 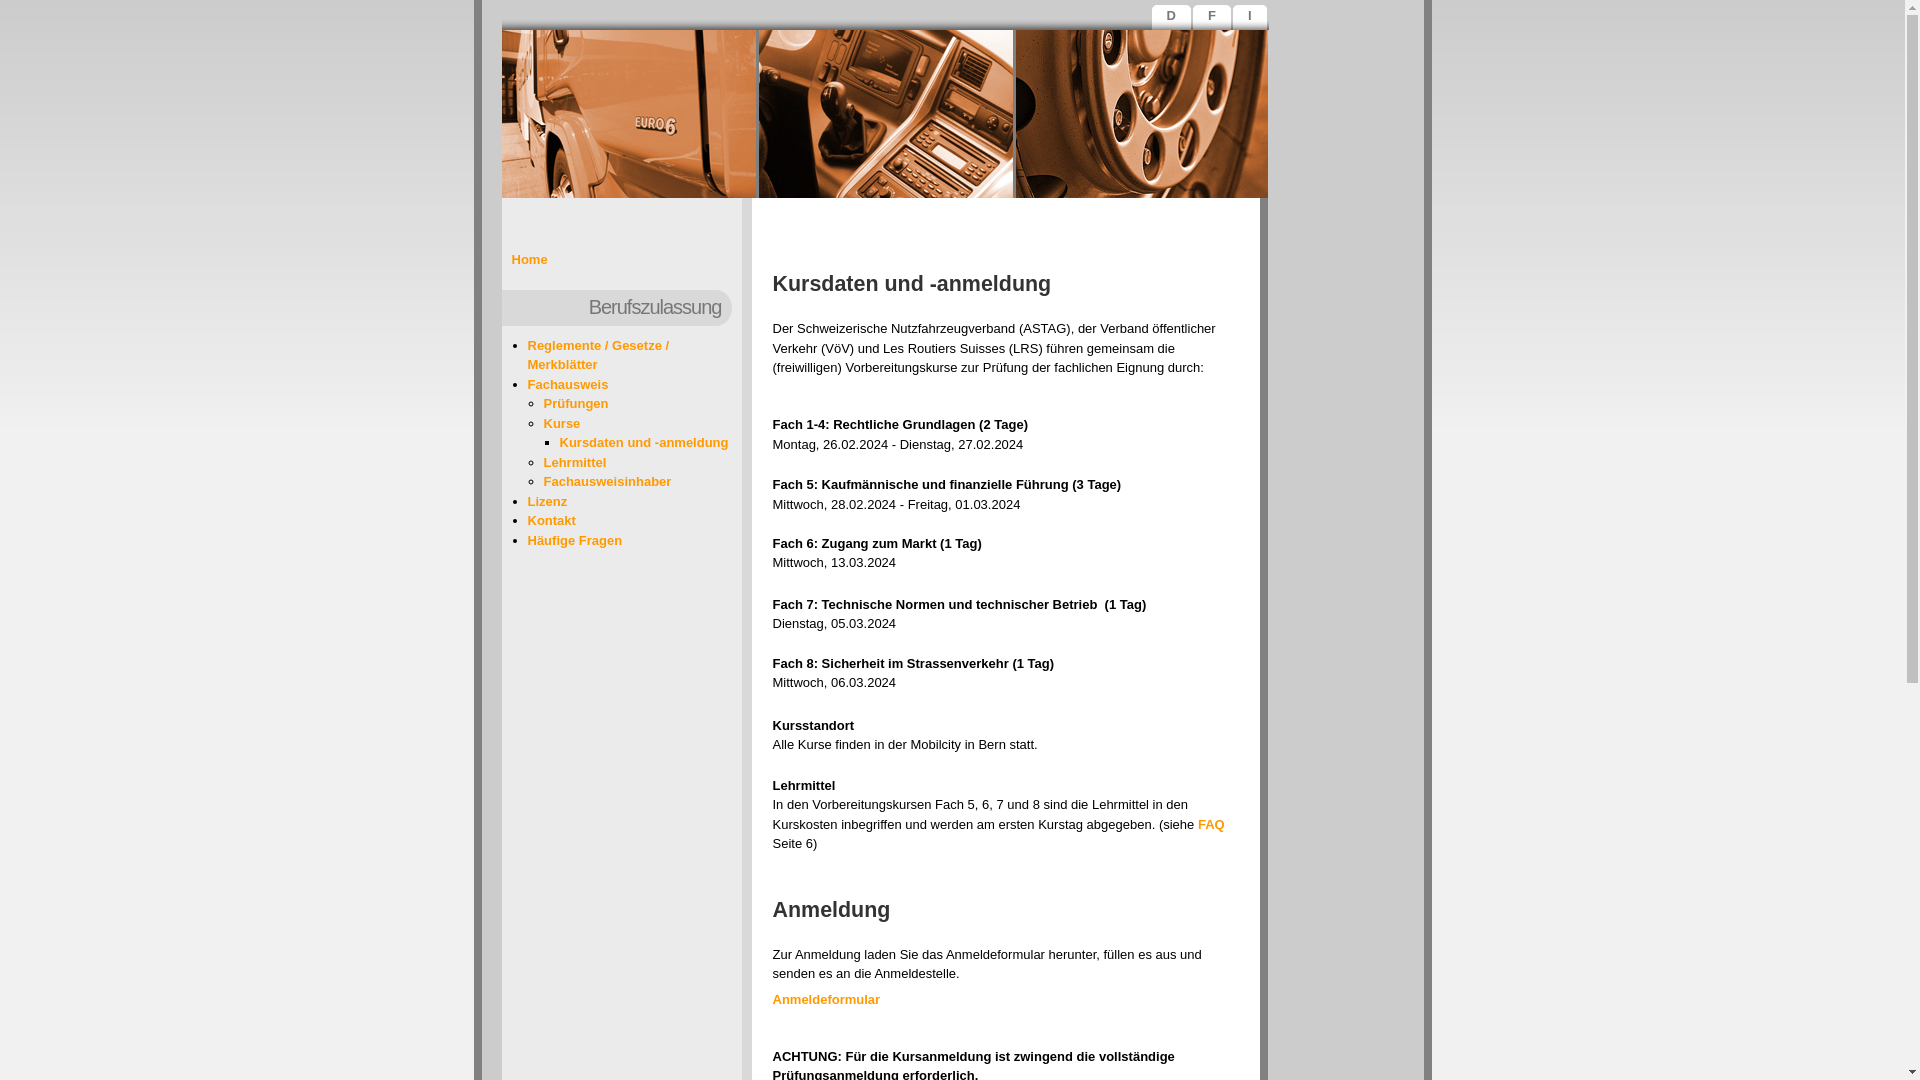 I want to click on 'Lehrmittel', so click(x=574, y=461).